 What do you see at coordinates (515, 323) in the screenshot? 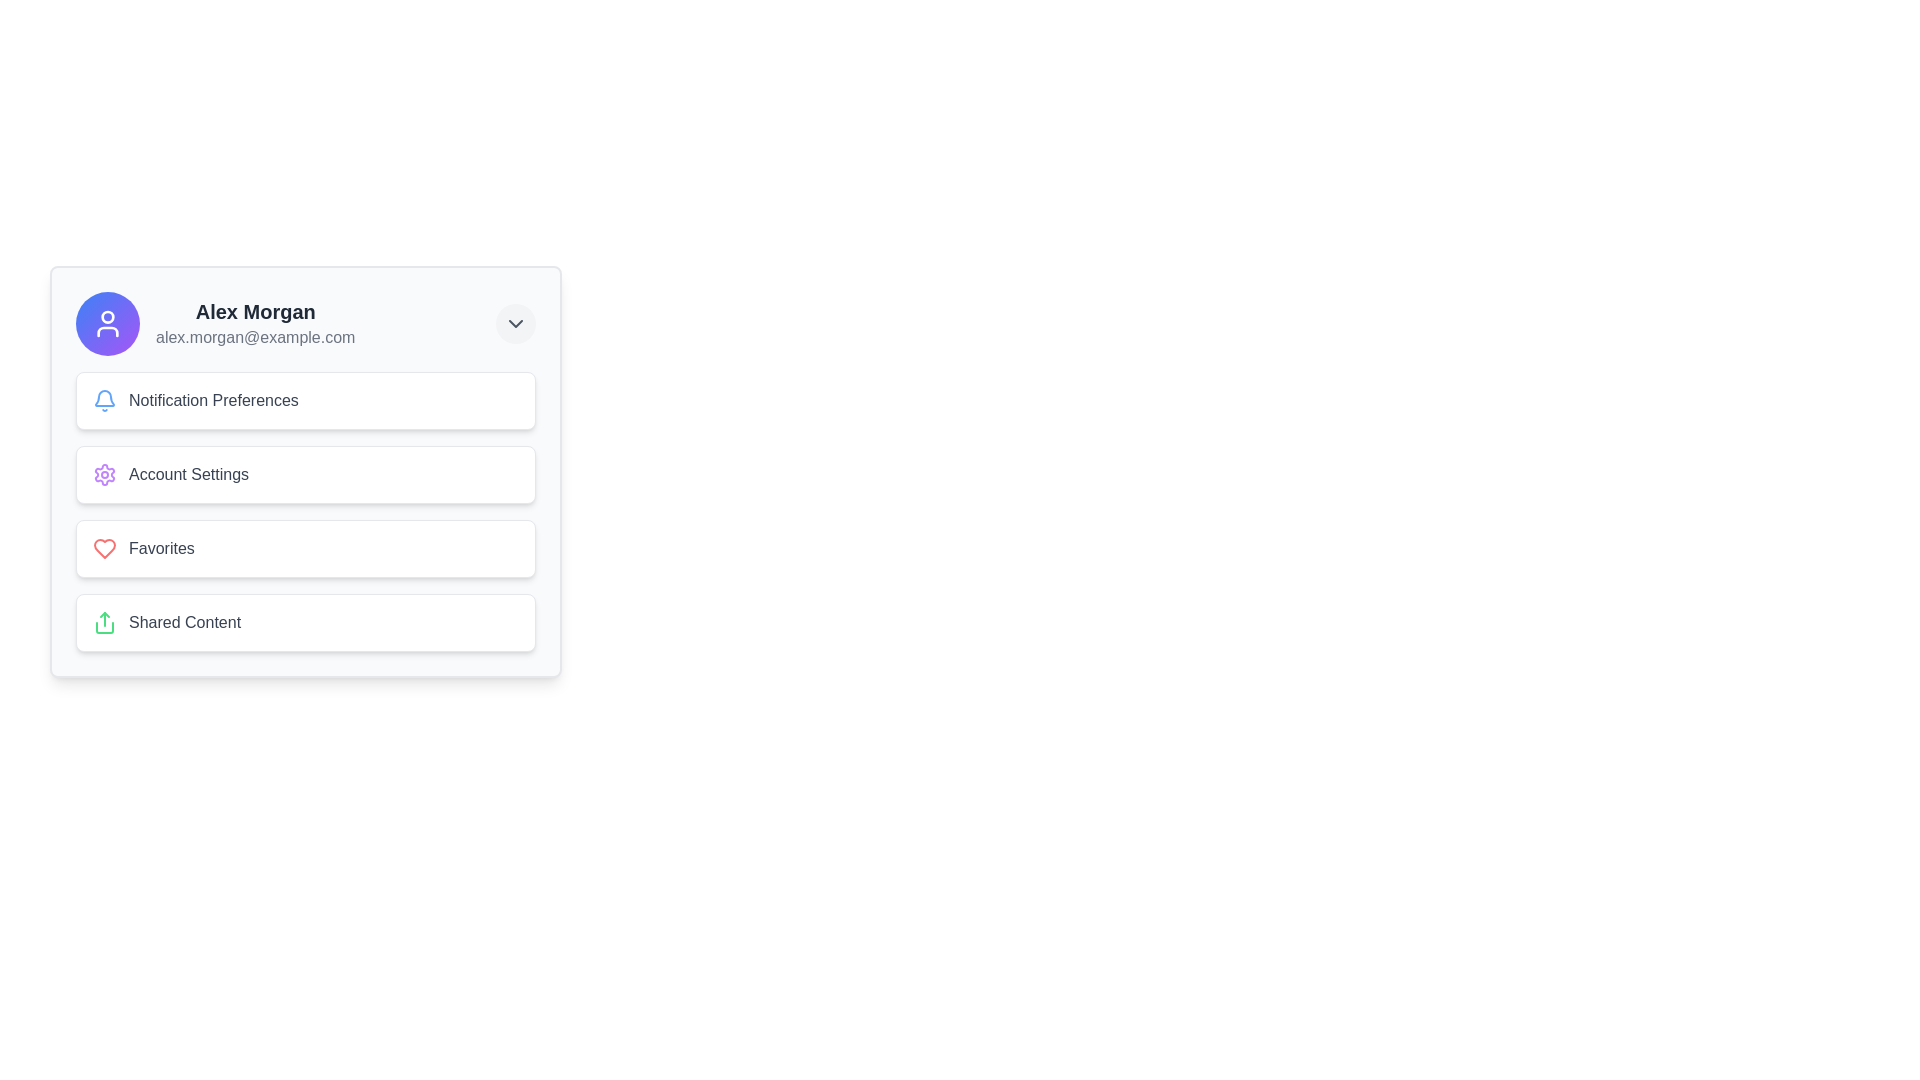
I see `the circular dropdown trigger button with a light gray background and a downward pointing chevron icon` at bounding box center [515, 323].